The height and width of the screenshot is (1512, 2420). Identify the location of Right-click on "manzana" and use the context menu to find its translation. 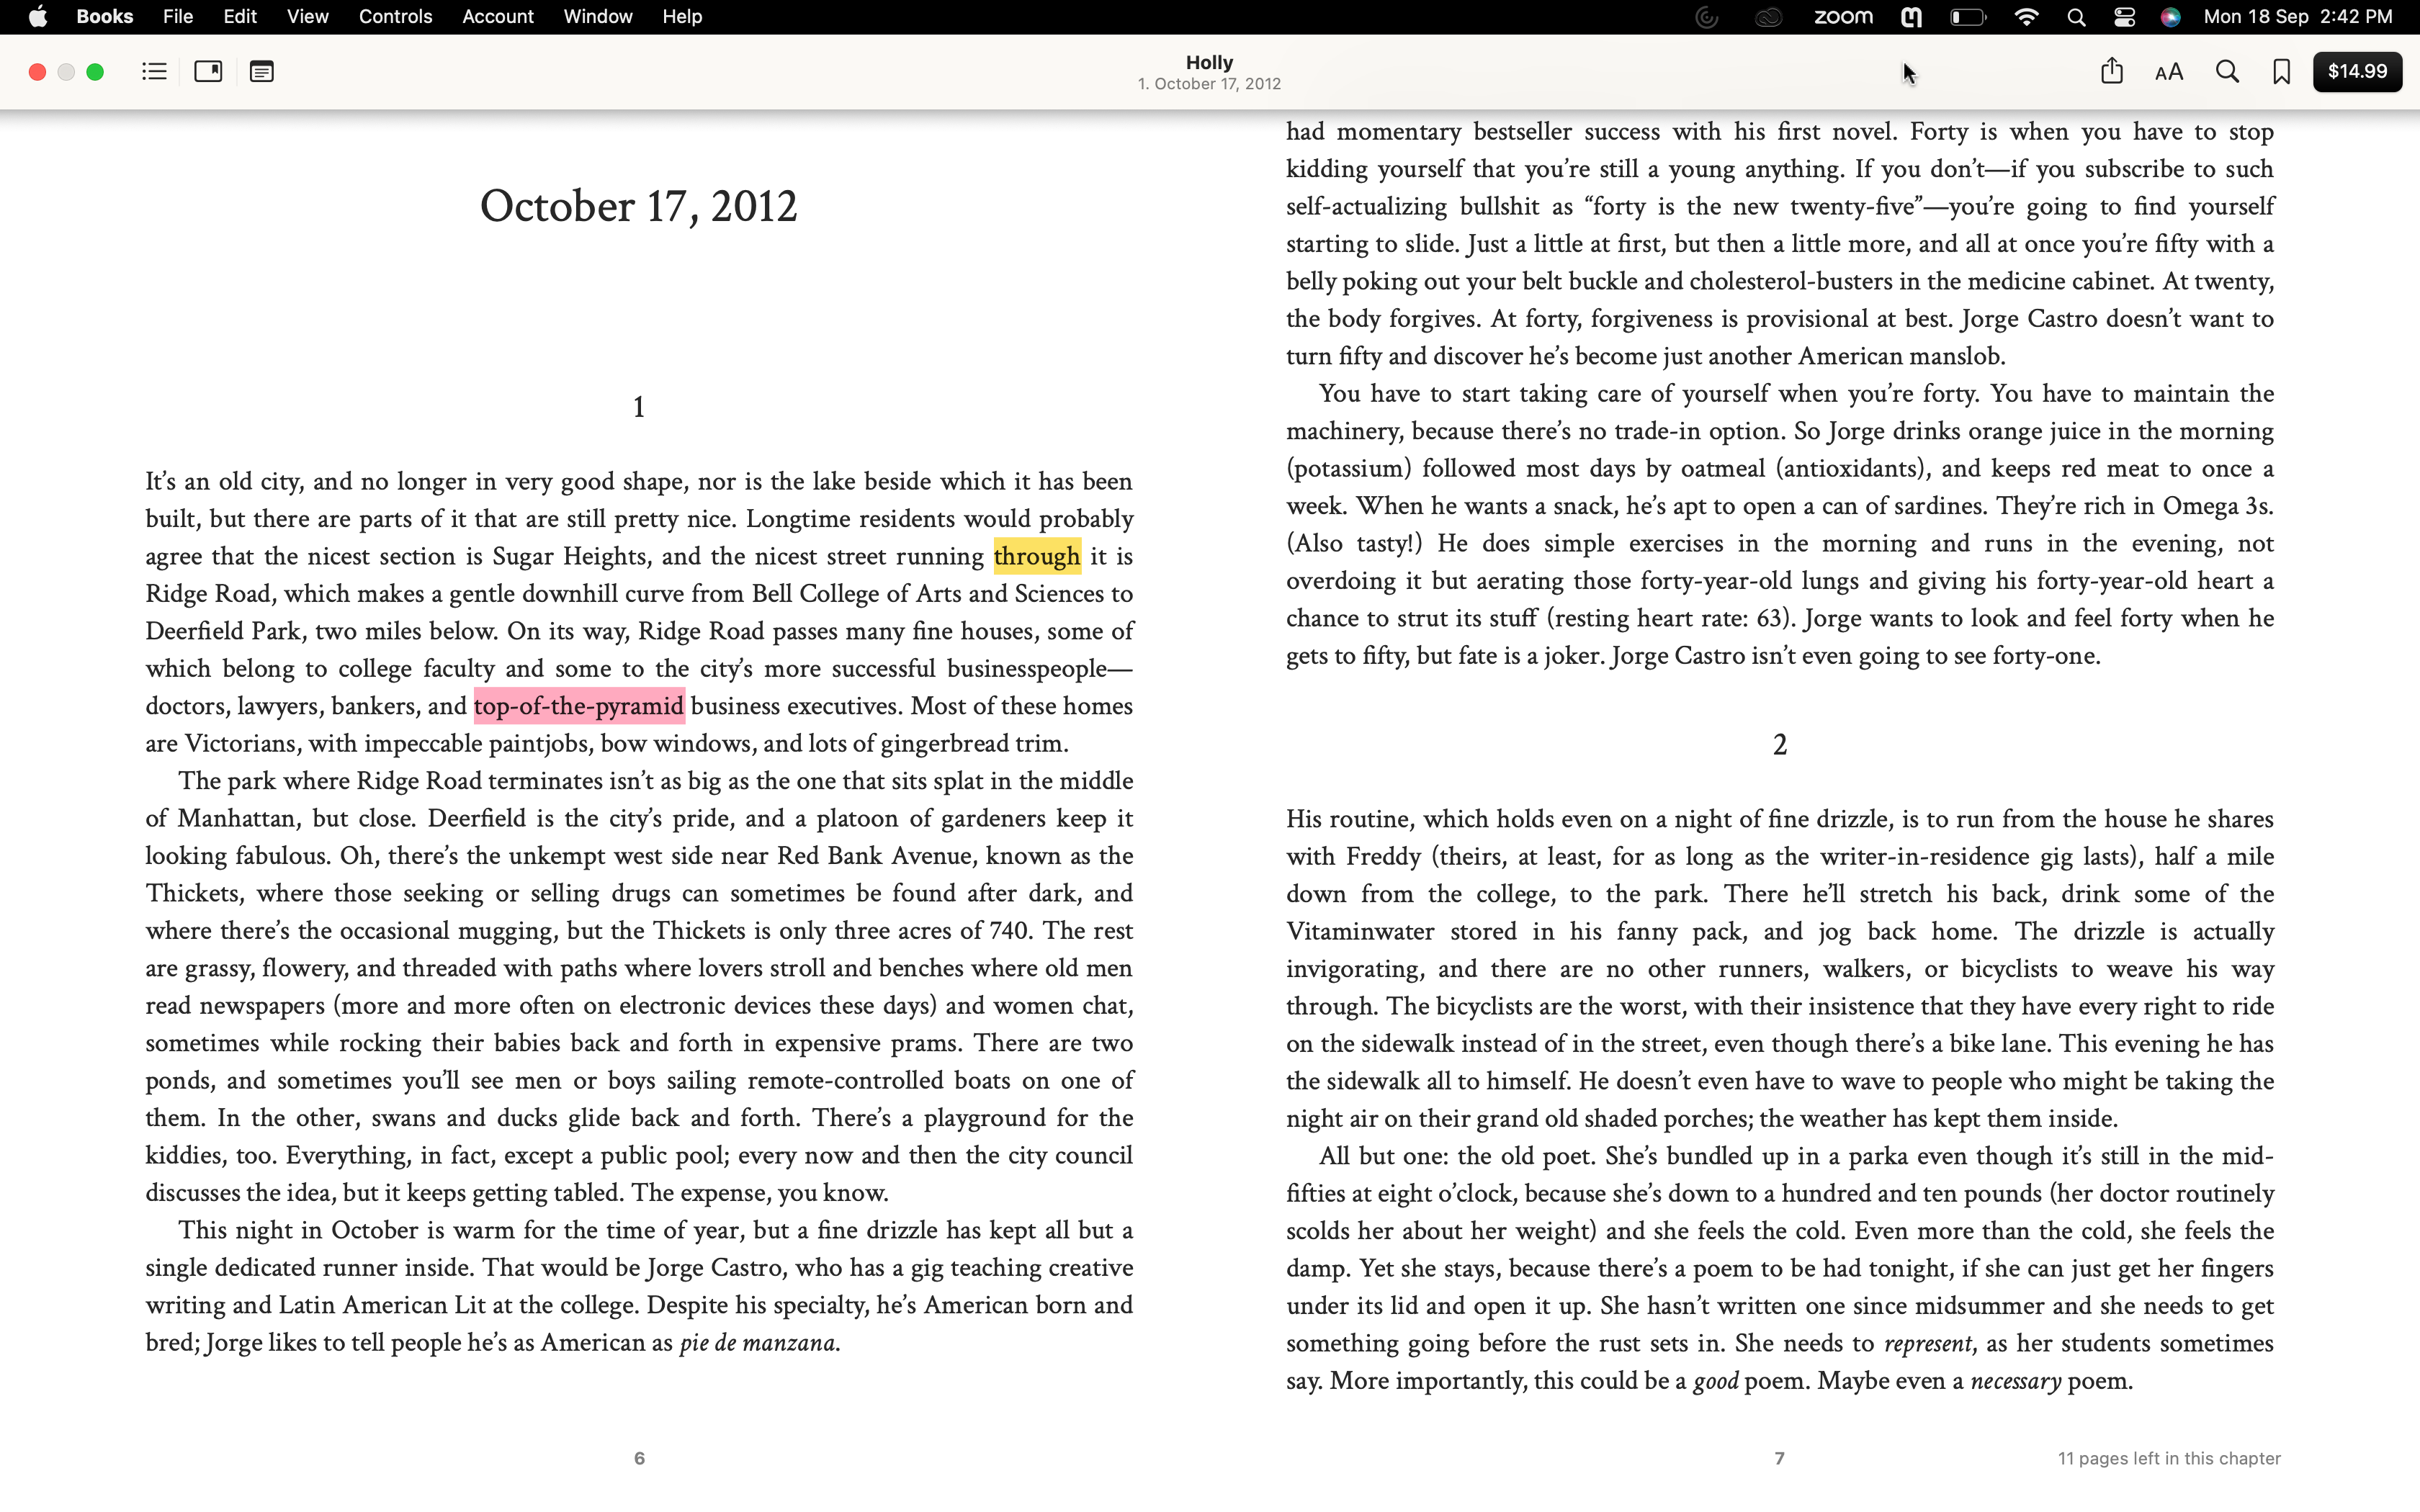
(830, 1342).